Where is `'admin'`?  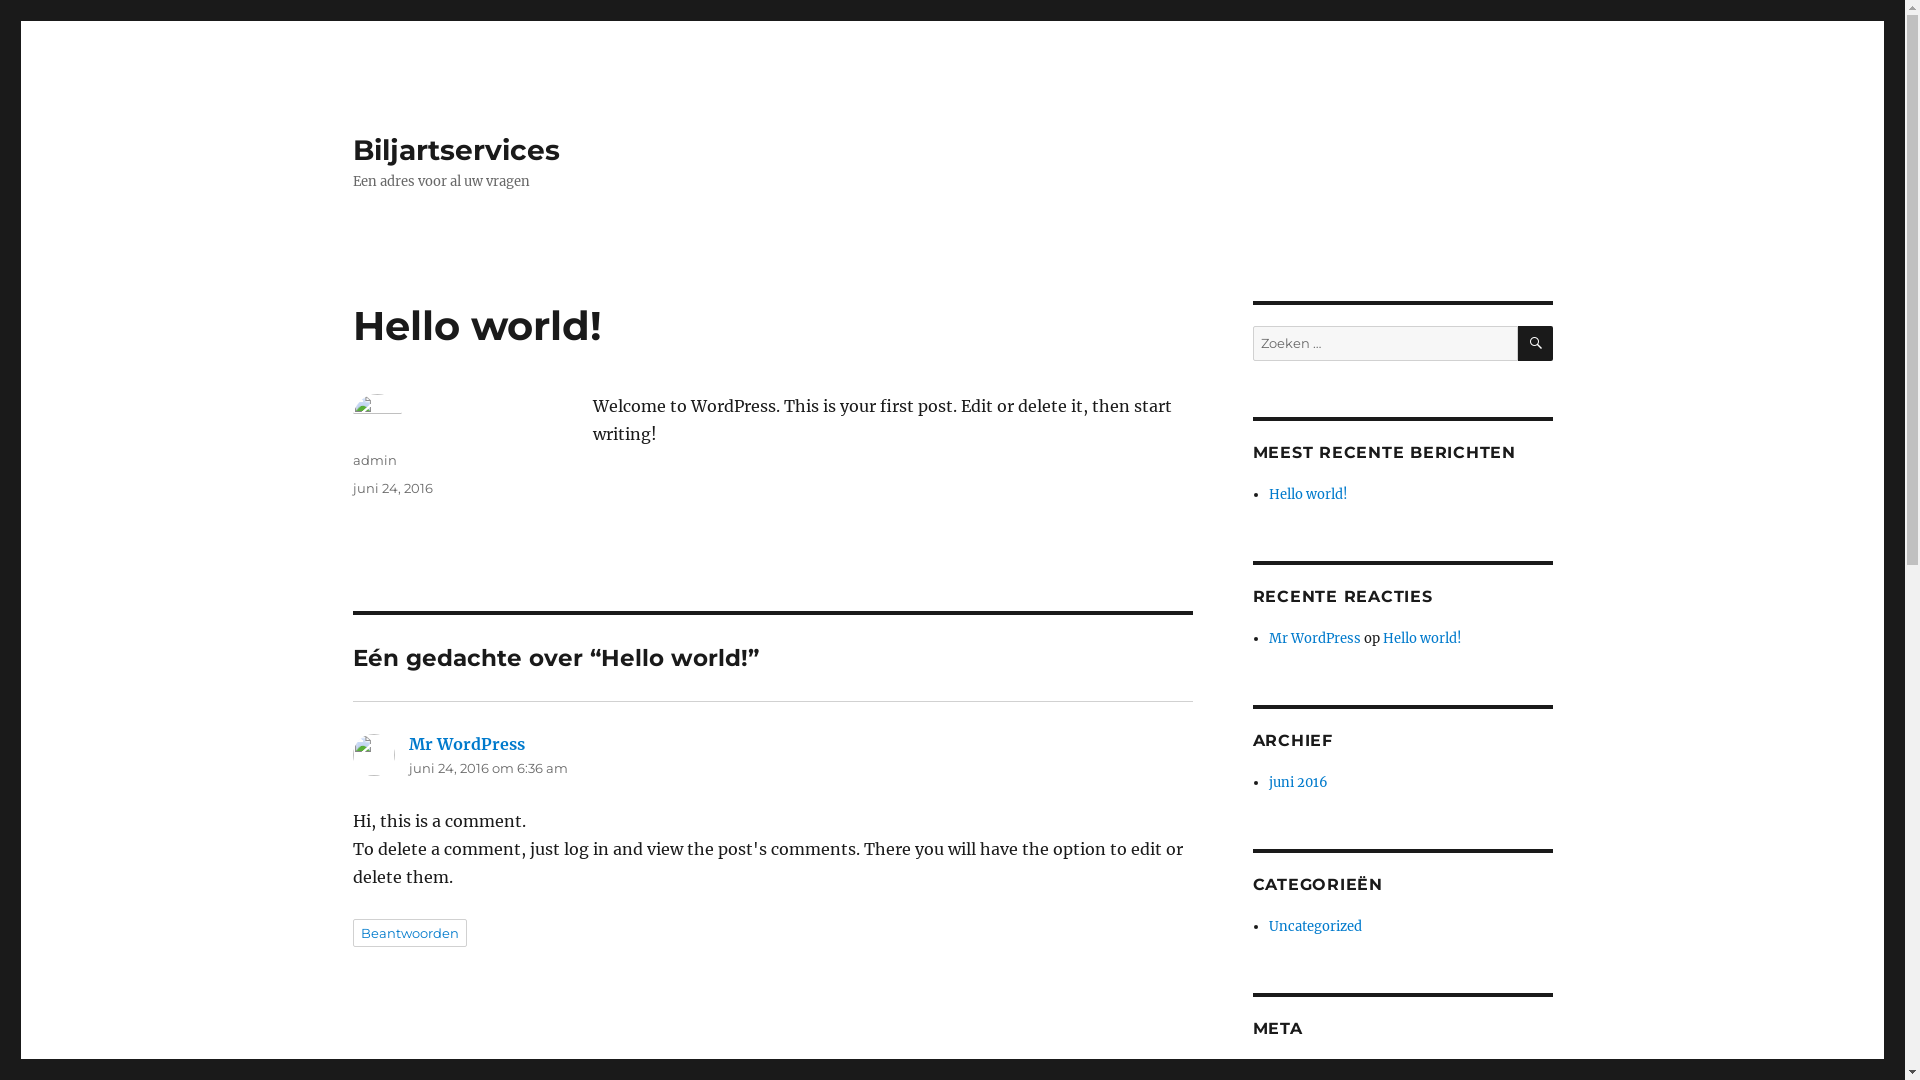 'admin' is located at coordinates (351, 459).